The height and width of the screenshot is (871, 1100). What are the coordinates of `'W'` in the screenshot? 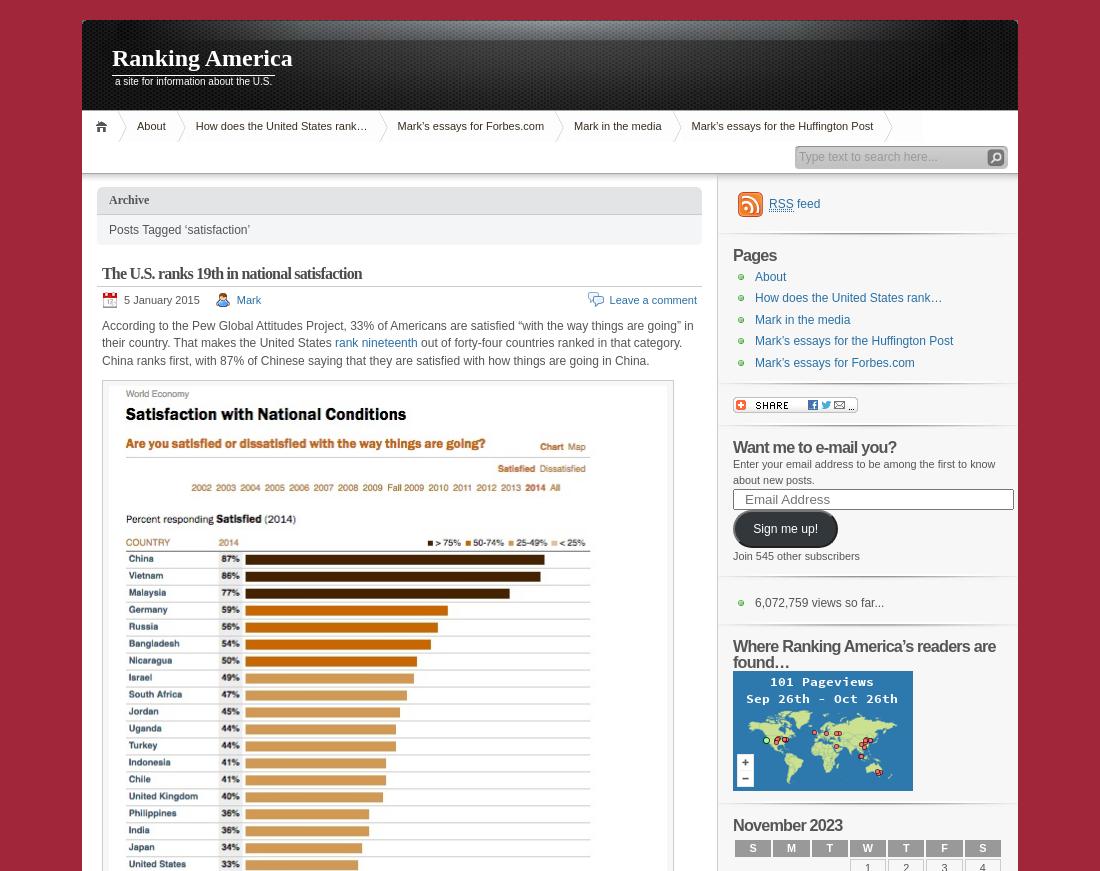 It's located at (866, 848).